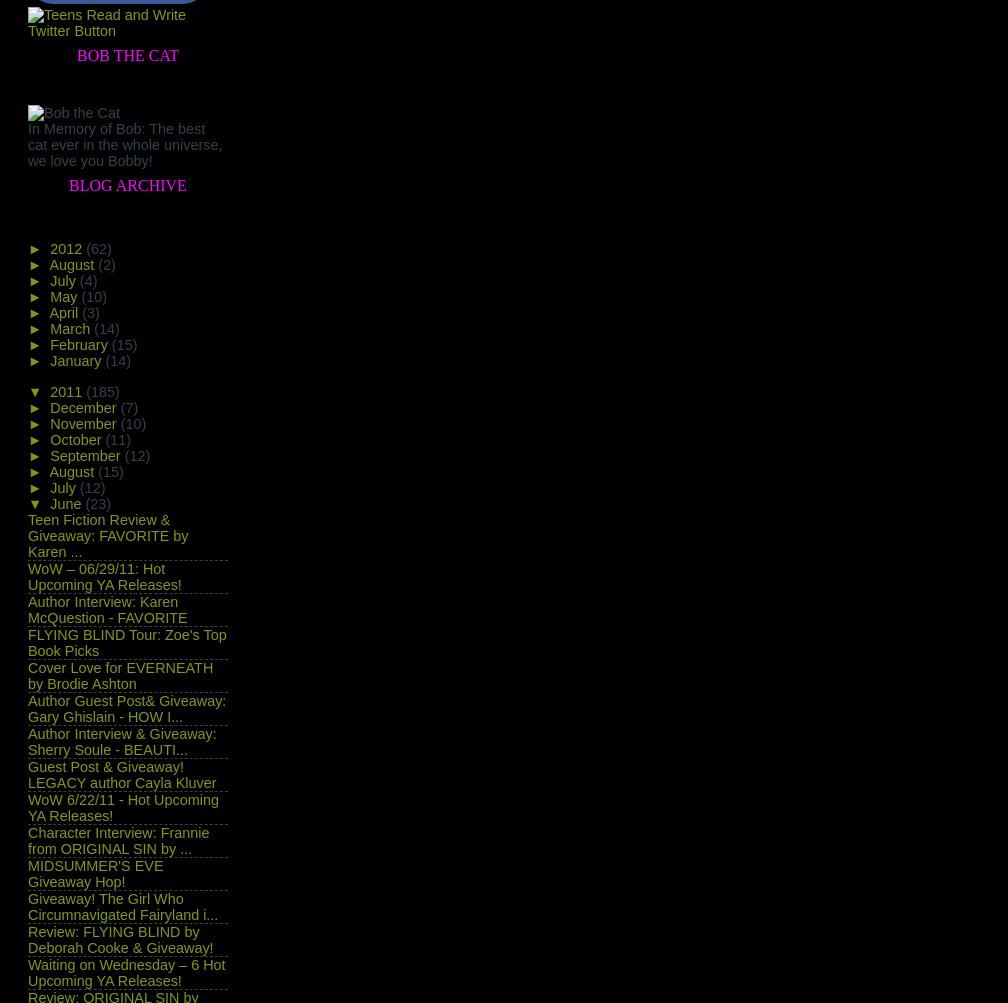 Image resolution: width=1008 pixels, height=1003 pixels. I want to click on '(4)', so click(87, 281).